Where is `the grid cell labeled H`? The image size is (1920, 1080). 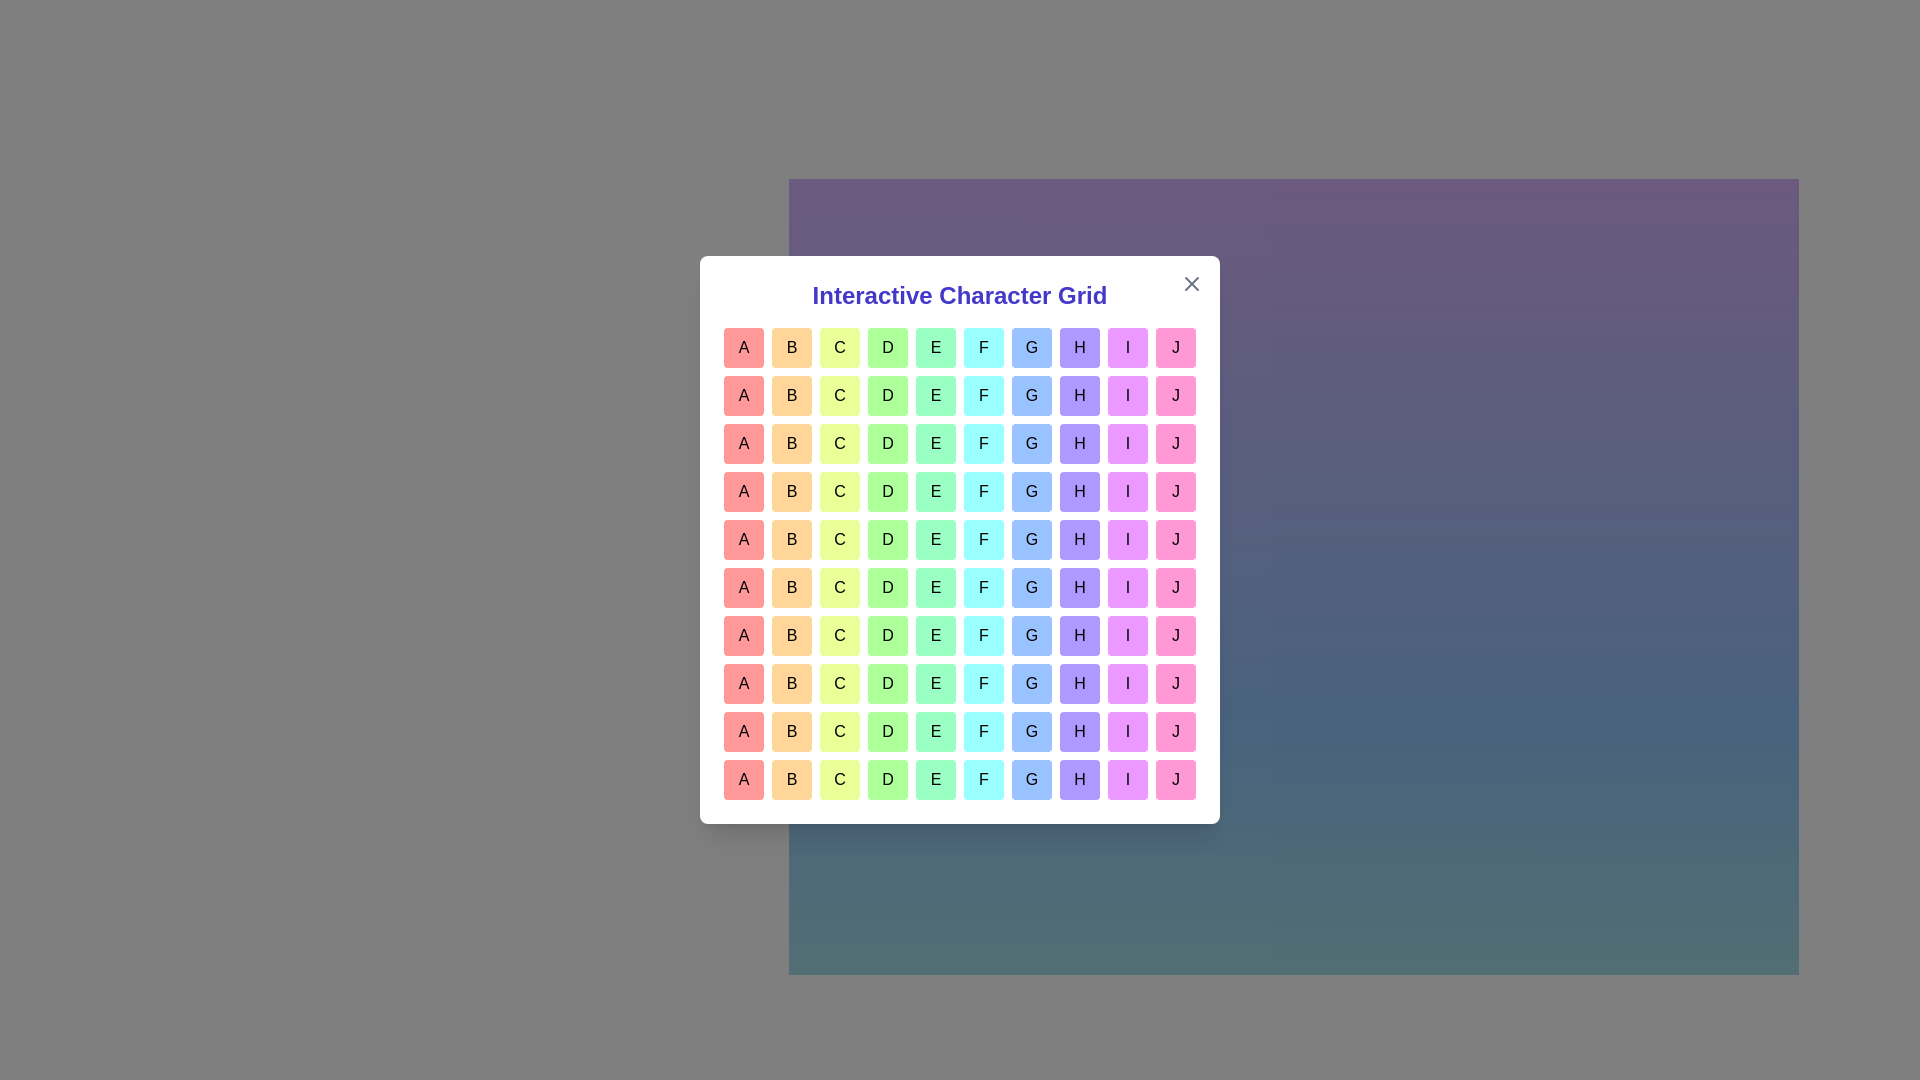
the grid cell labeled H is located at coordinates (1079, 346).